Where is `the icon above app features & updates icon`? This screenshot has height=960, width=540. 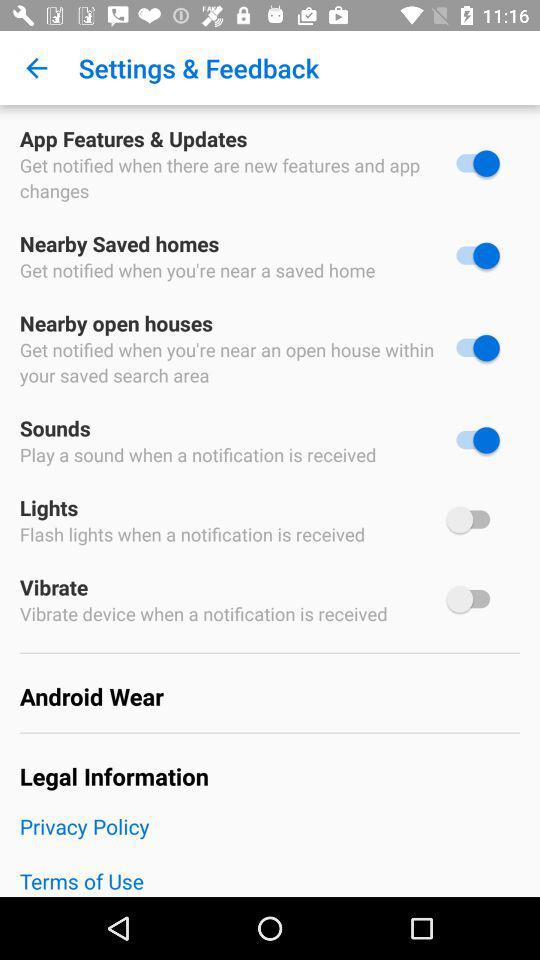
the icon above app features & updates icon is located at coordinates (36, 68).